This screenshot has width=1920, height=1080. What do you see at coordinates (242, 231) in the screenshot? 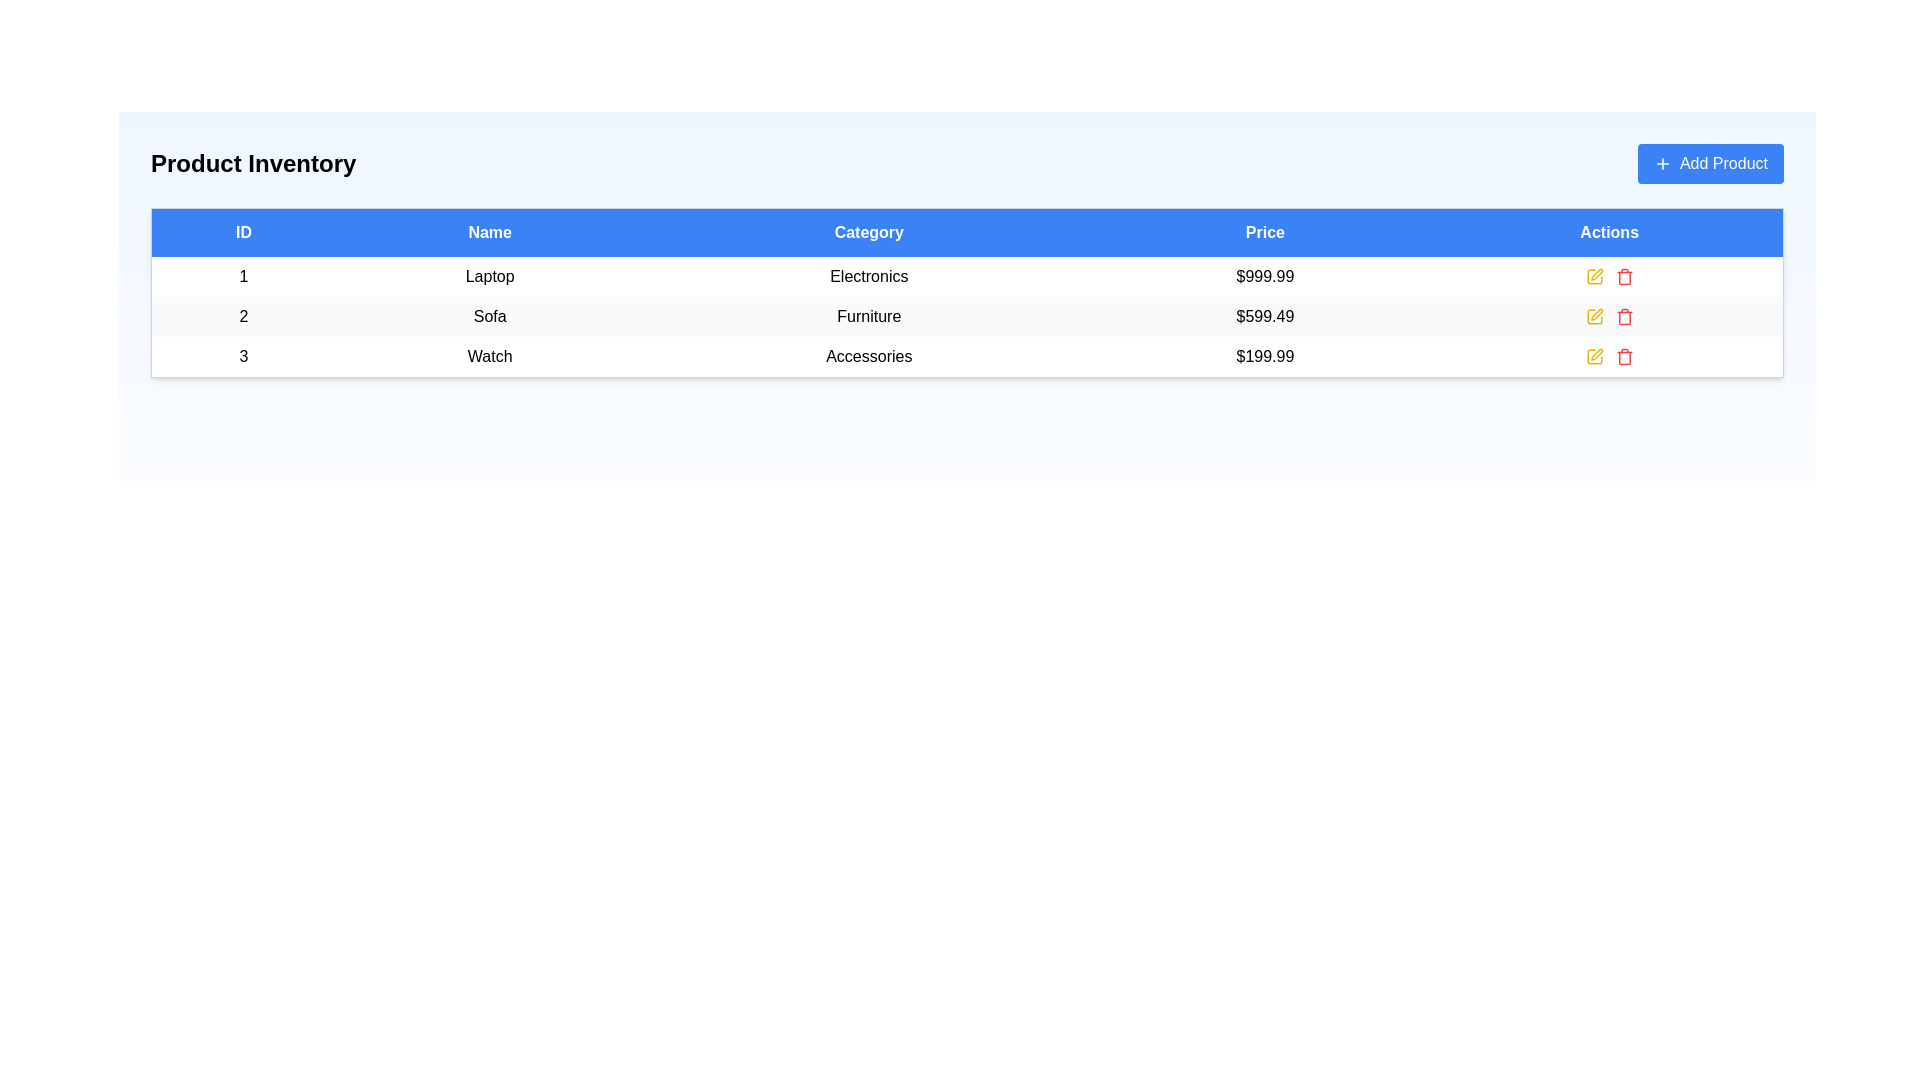
I see `the 'ID' column header cell in the data table, which is the leftmost header adjacent to the 'Name' header` at bounding box center [242, 231].